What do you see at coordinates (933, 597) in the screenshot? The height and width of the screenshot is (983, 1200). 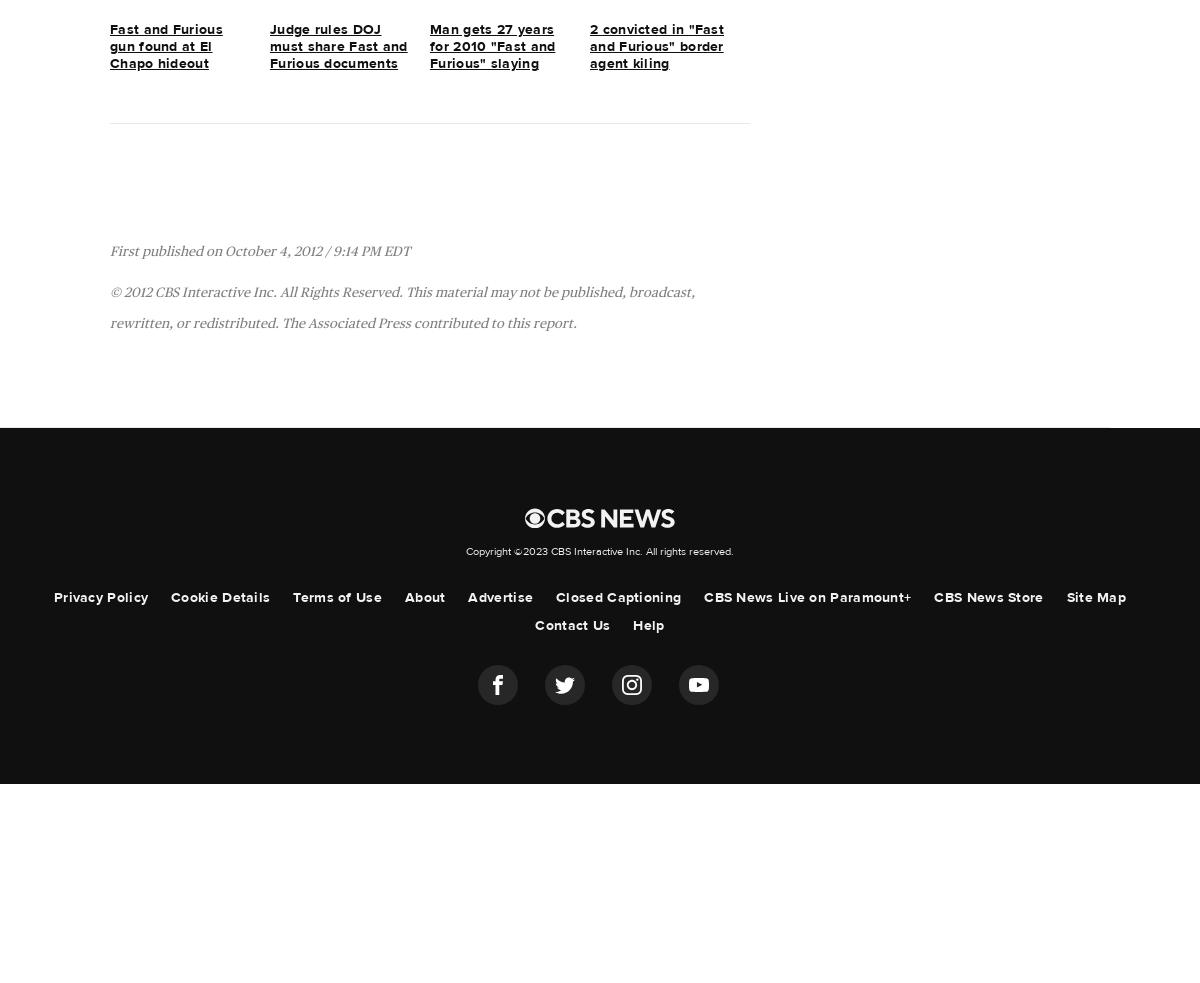 I see `'CBS News Store'` at bounding box center [933, 597].